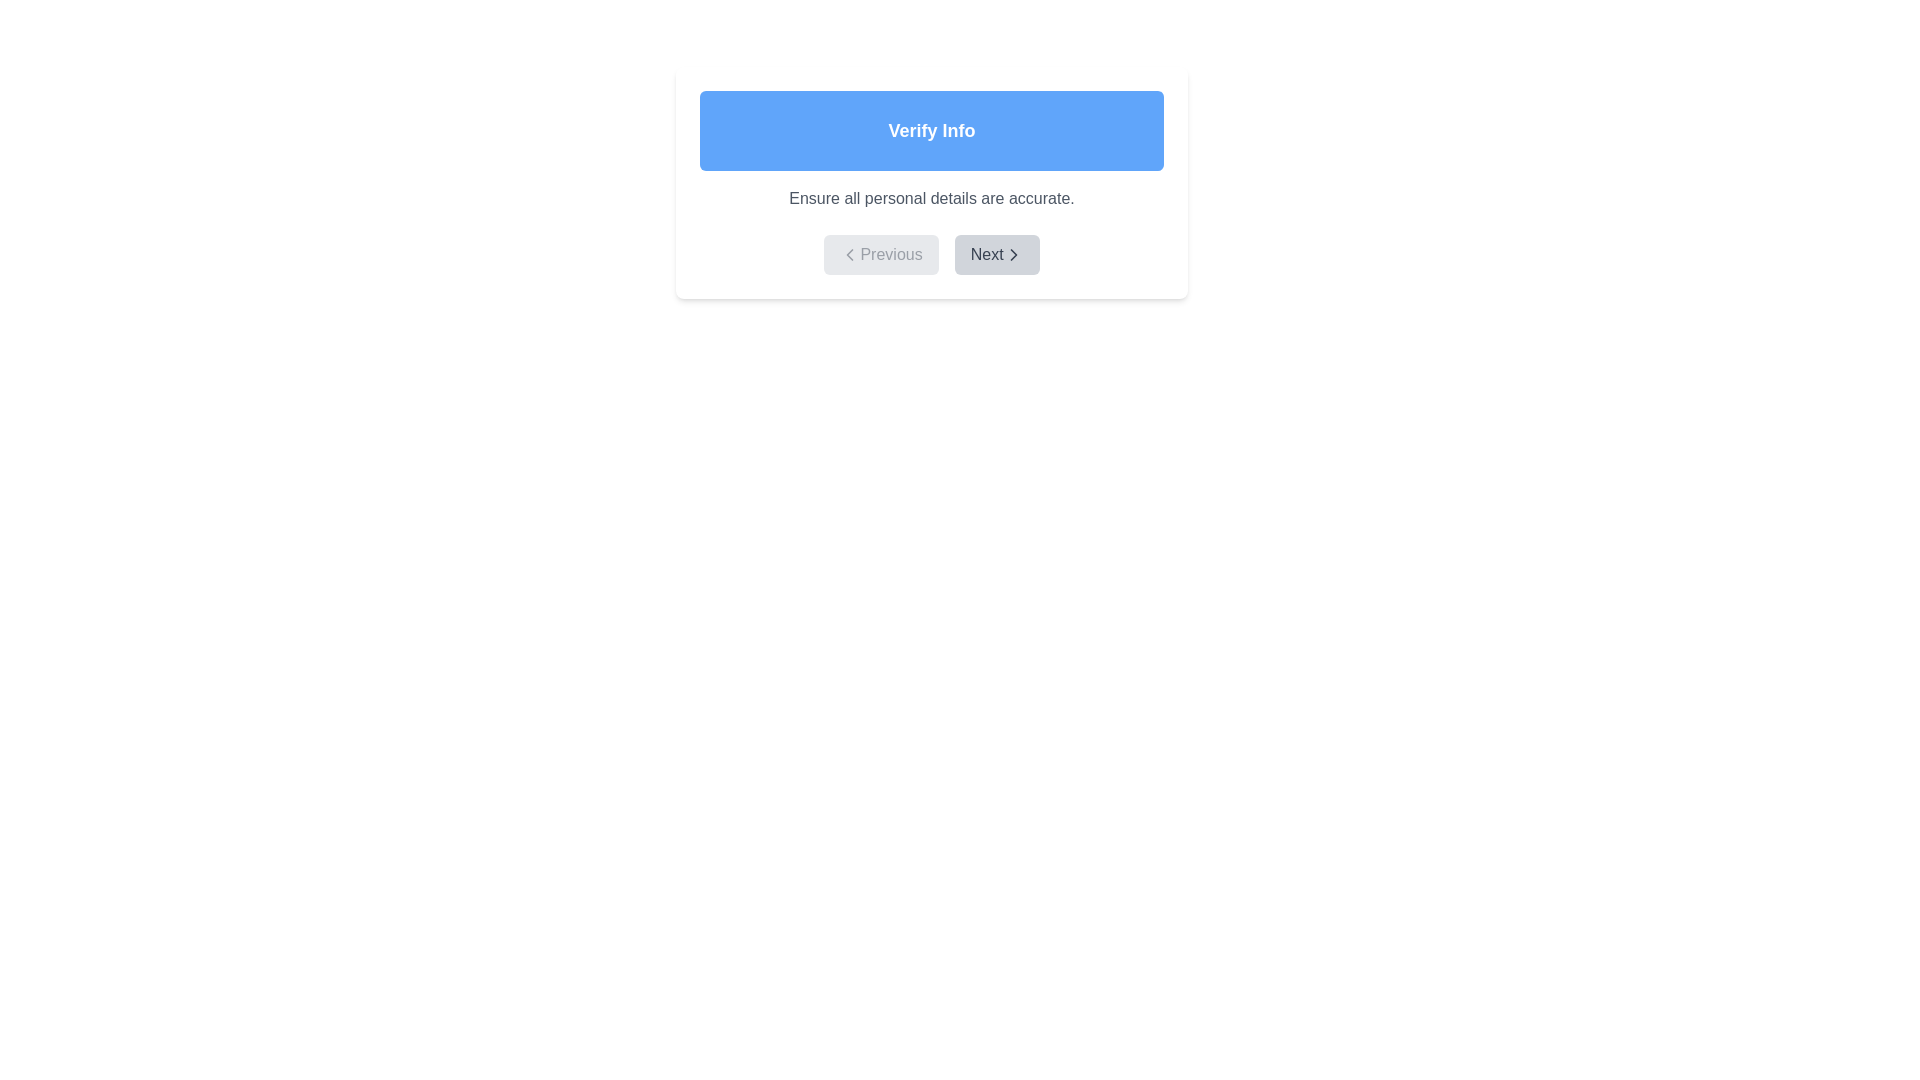 The image size is (1920, 1080). Describe the element at coordinates (1013, 253) in the screenshot. I see `the 'Next' button which contains the Chevron icon` at that location.